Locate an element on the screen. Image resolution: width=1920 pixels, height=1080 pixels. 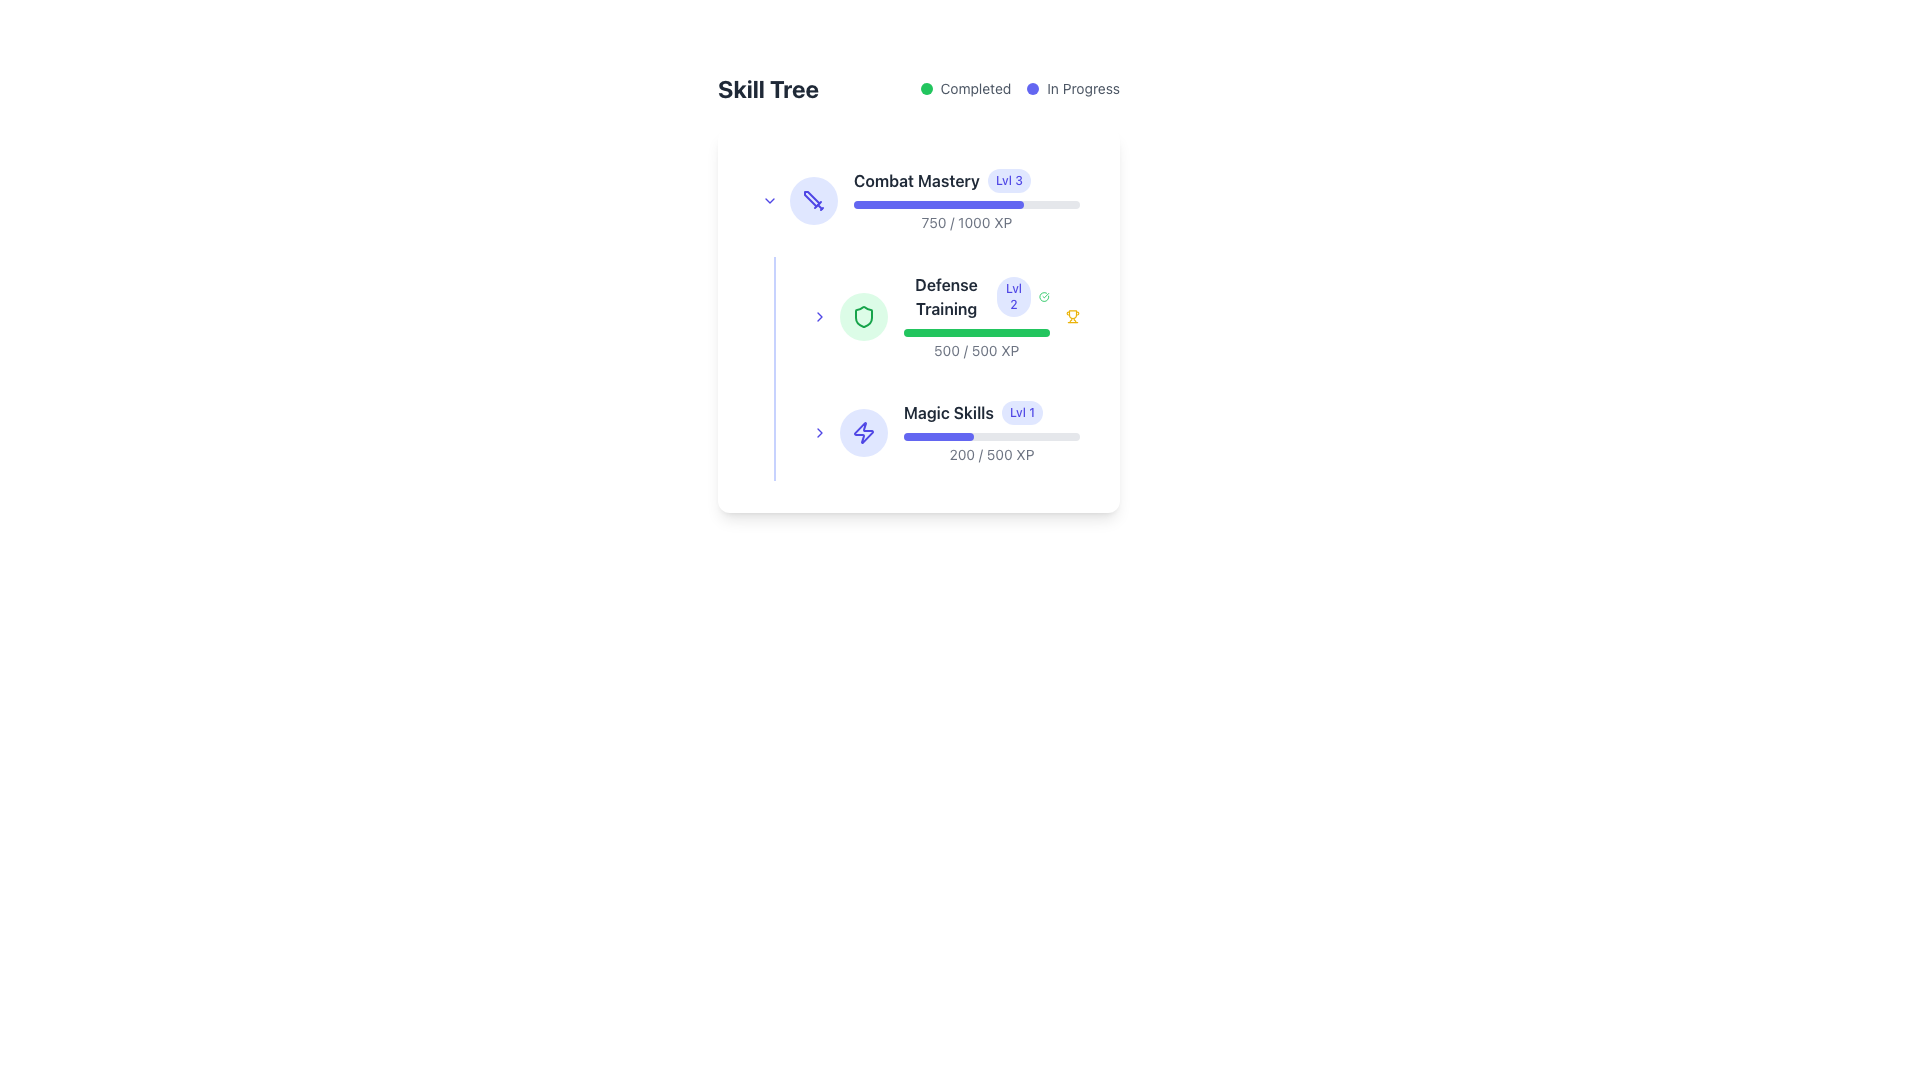
the status indicator label on the left side of the row that displays 'Completed' and 'In Progress' is located at coordinates (965, 87).